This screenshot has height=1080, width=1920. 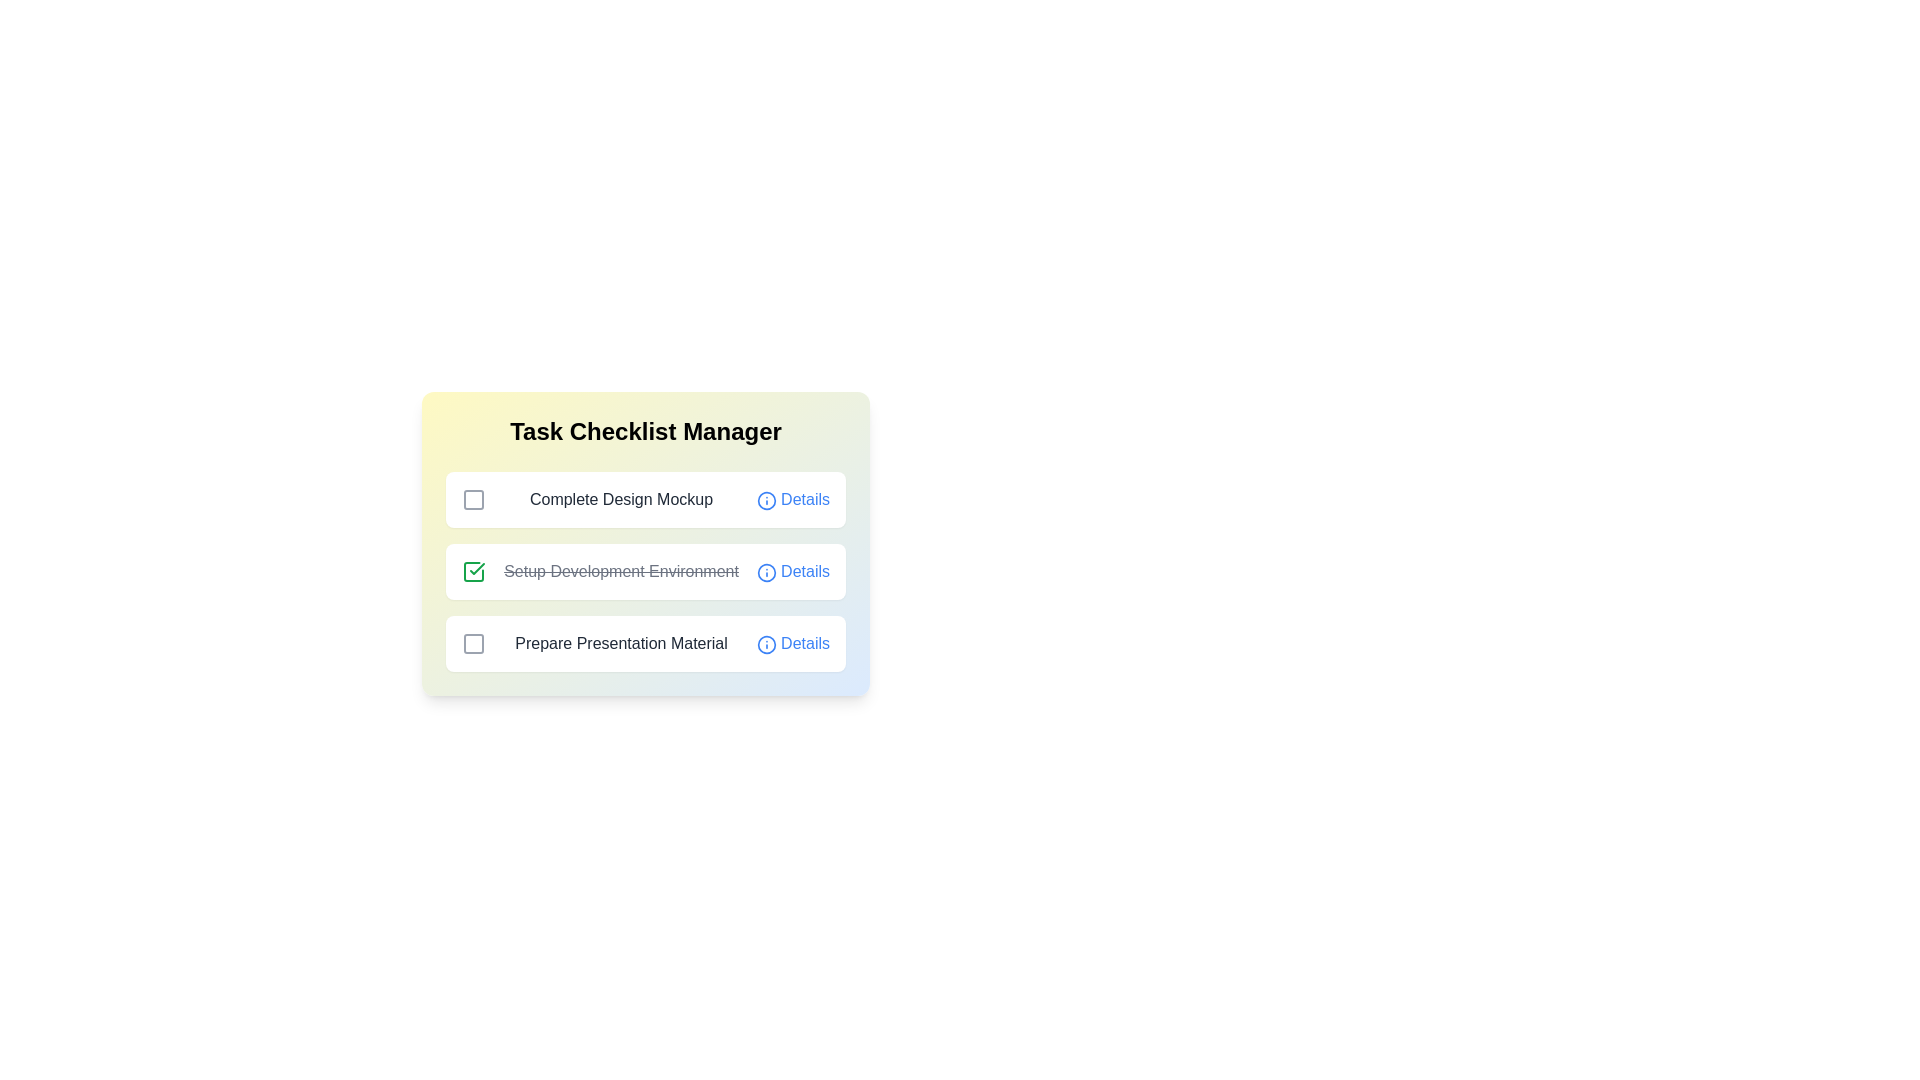 What do you see at coordinates (792, 571) in the screenshot?
I see `the 'Details' button for the task identified by Setup Development Environment` at bounding box center [792, 571].